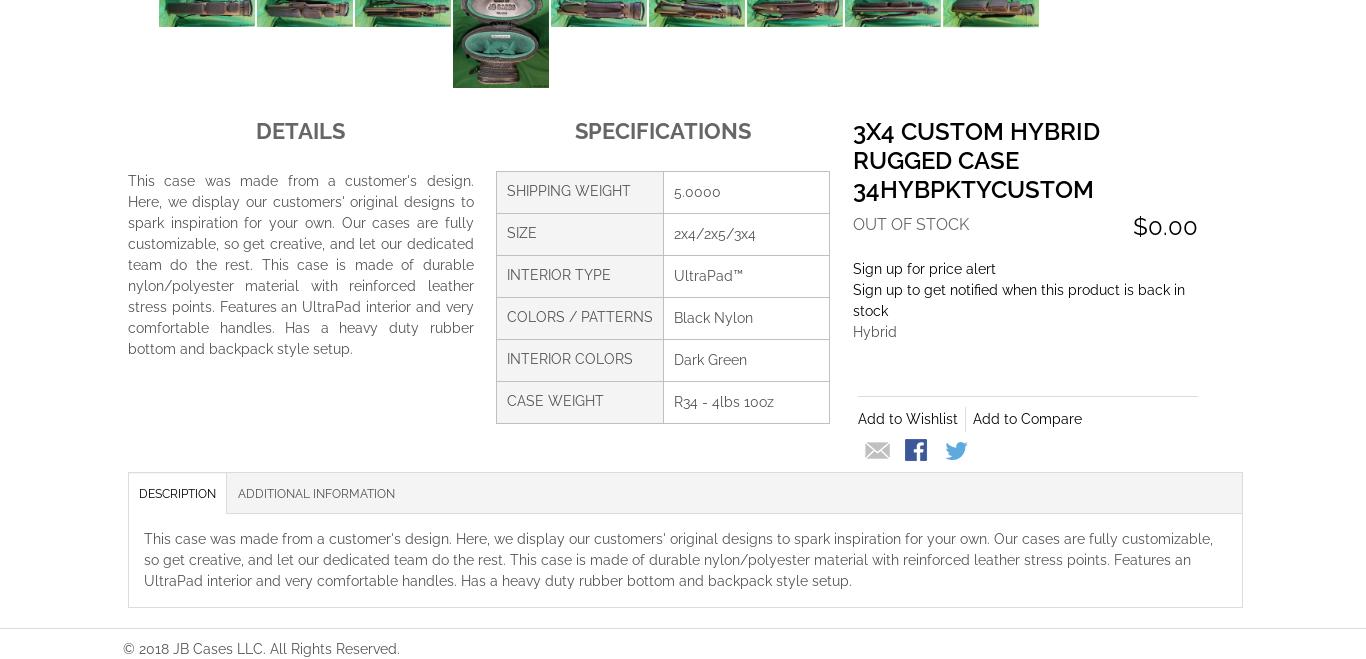 The image size is (1366, 659). I want to click on 'Hybrid', so click(872, 330).